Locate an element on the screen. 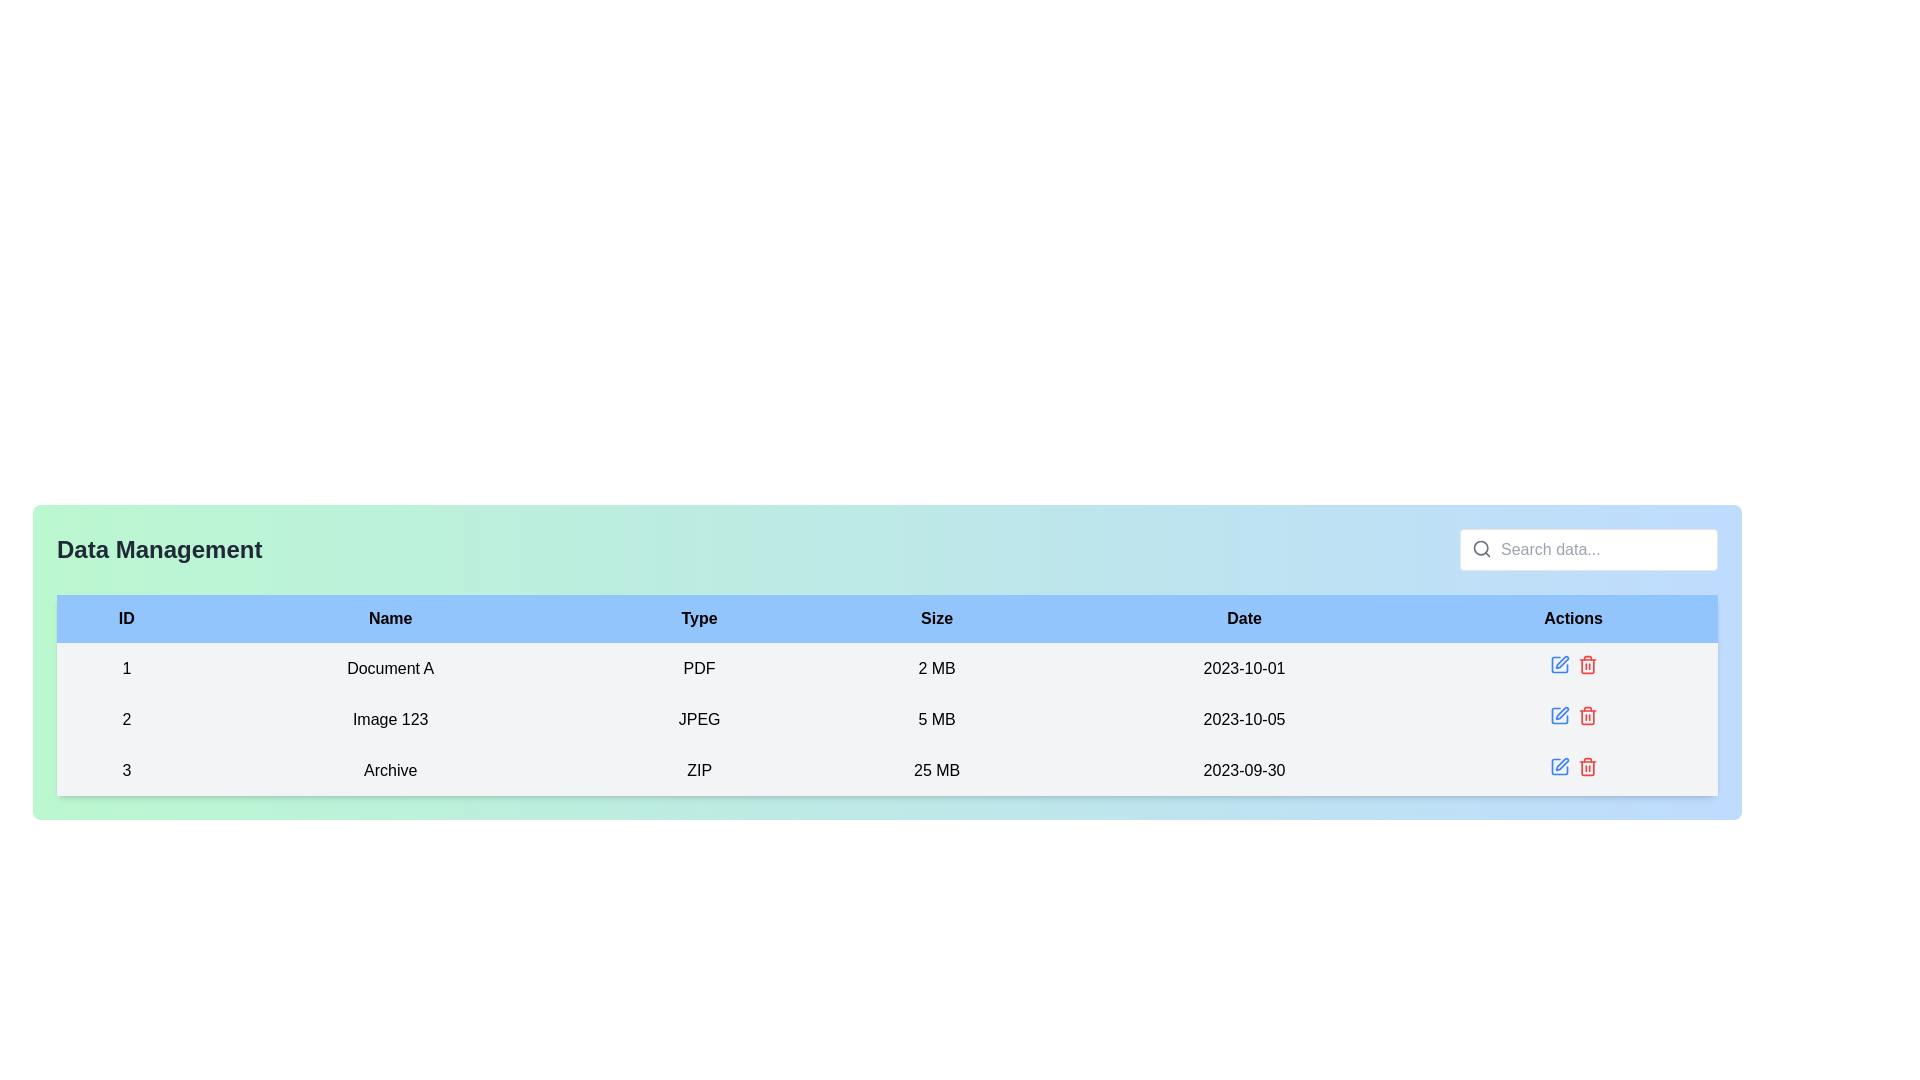 This screenshot has height=1080, width=1920. the non-interactive informational Text label that represents the file type or format associated with the data row, located in the third cell under the 'Type' column in the third row of the data table is located at coordinates (699, 769).